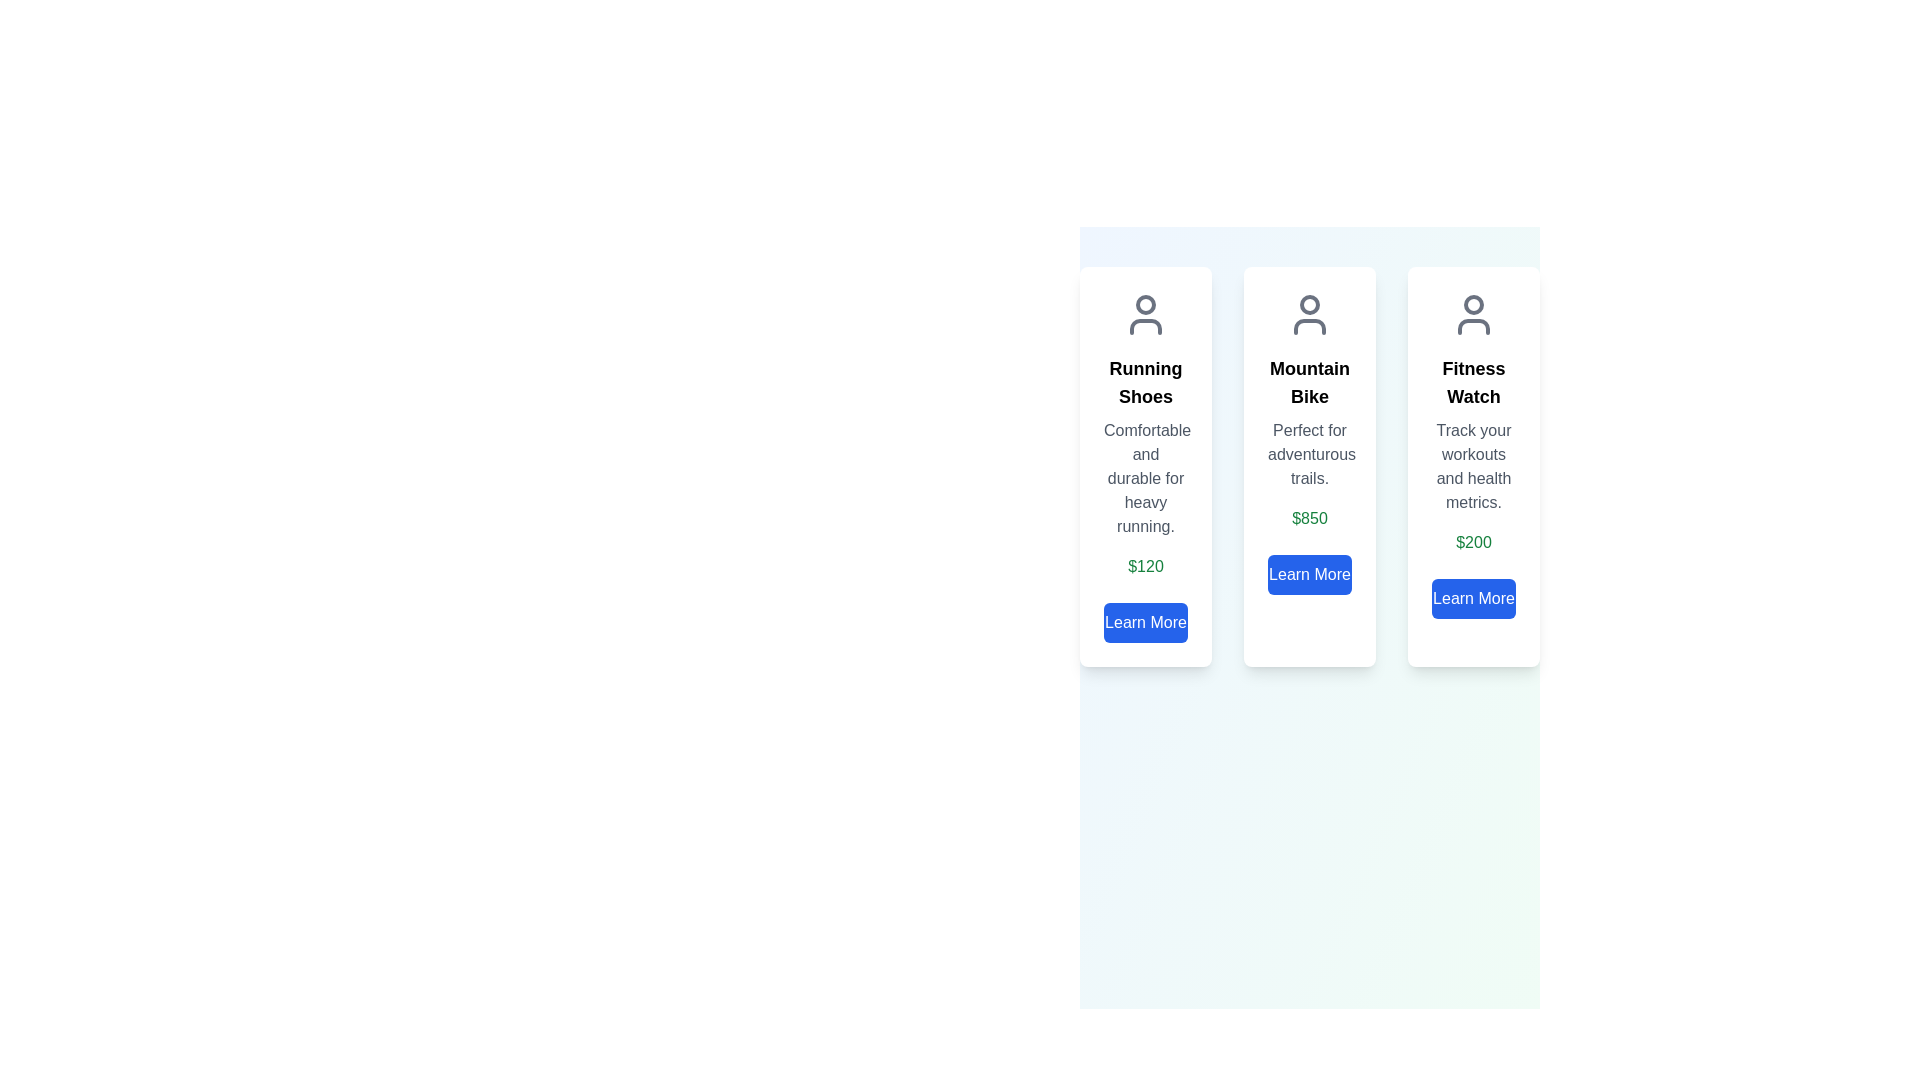 This screenshot has height=1080, width=1920. Describe the element at coordinates (1310, 455) in the screenshot. I see `the Text label that describes the Mountain Bike, located below the title 'Mountain Bike' and above the price '$850'` at that location.